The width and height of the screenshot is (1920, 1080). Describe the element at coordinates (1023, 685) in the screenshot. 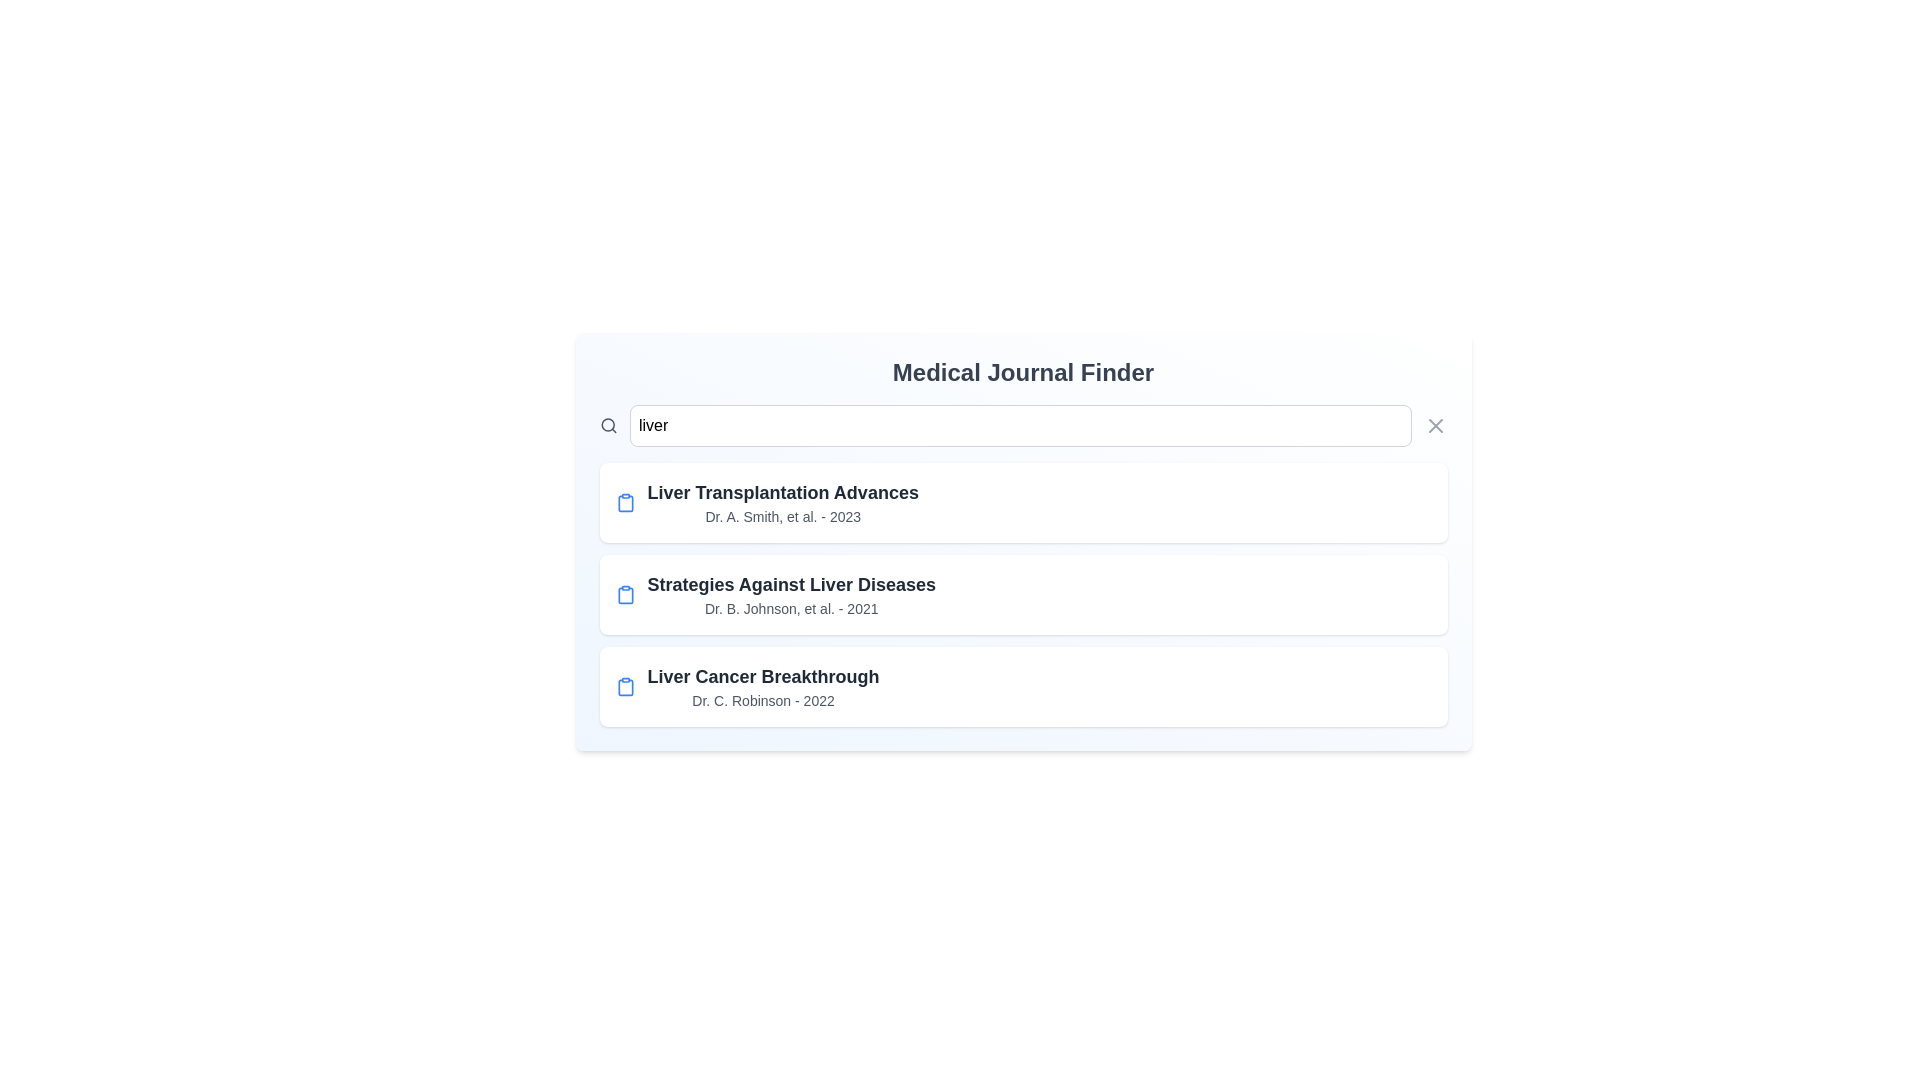

I see `the third journal entry in the list, which displays the title, author, and publication year` at that location.